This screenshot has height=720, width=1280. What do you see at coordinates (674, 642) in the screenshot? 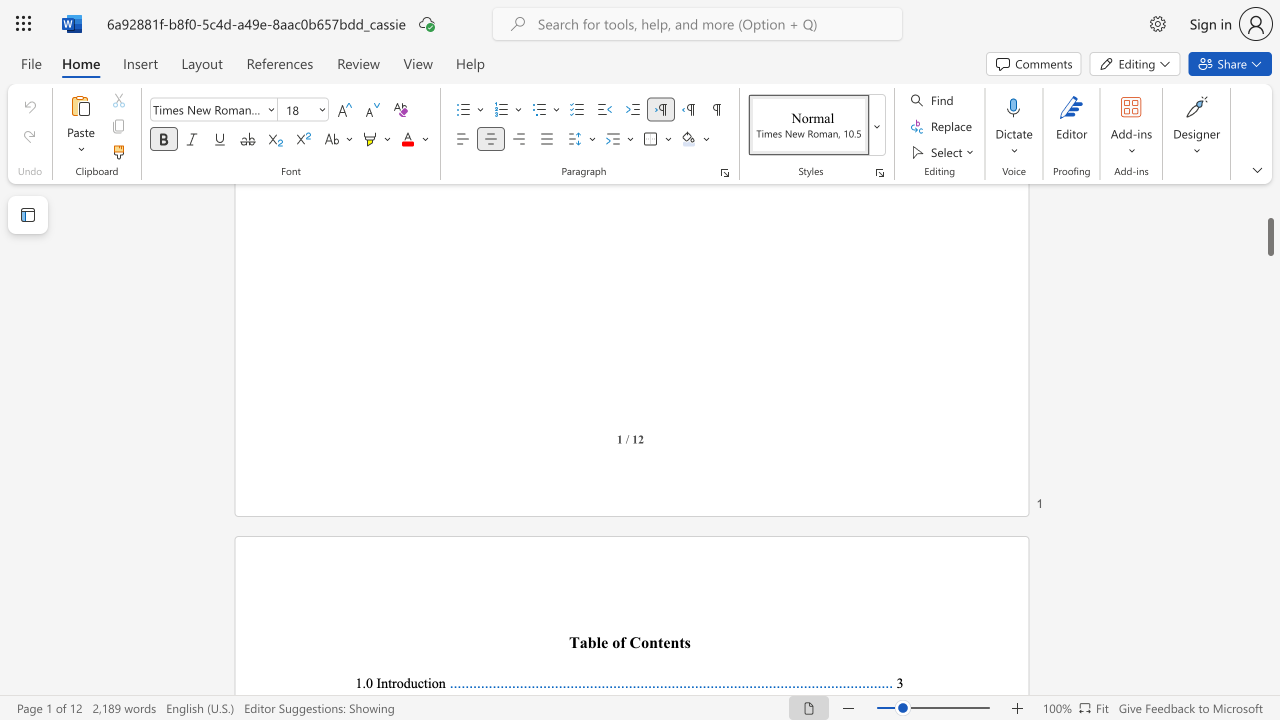
I see `the 2th character "n" in the text` at bounding box center [674, 642].